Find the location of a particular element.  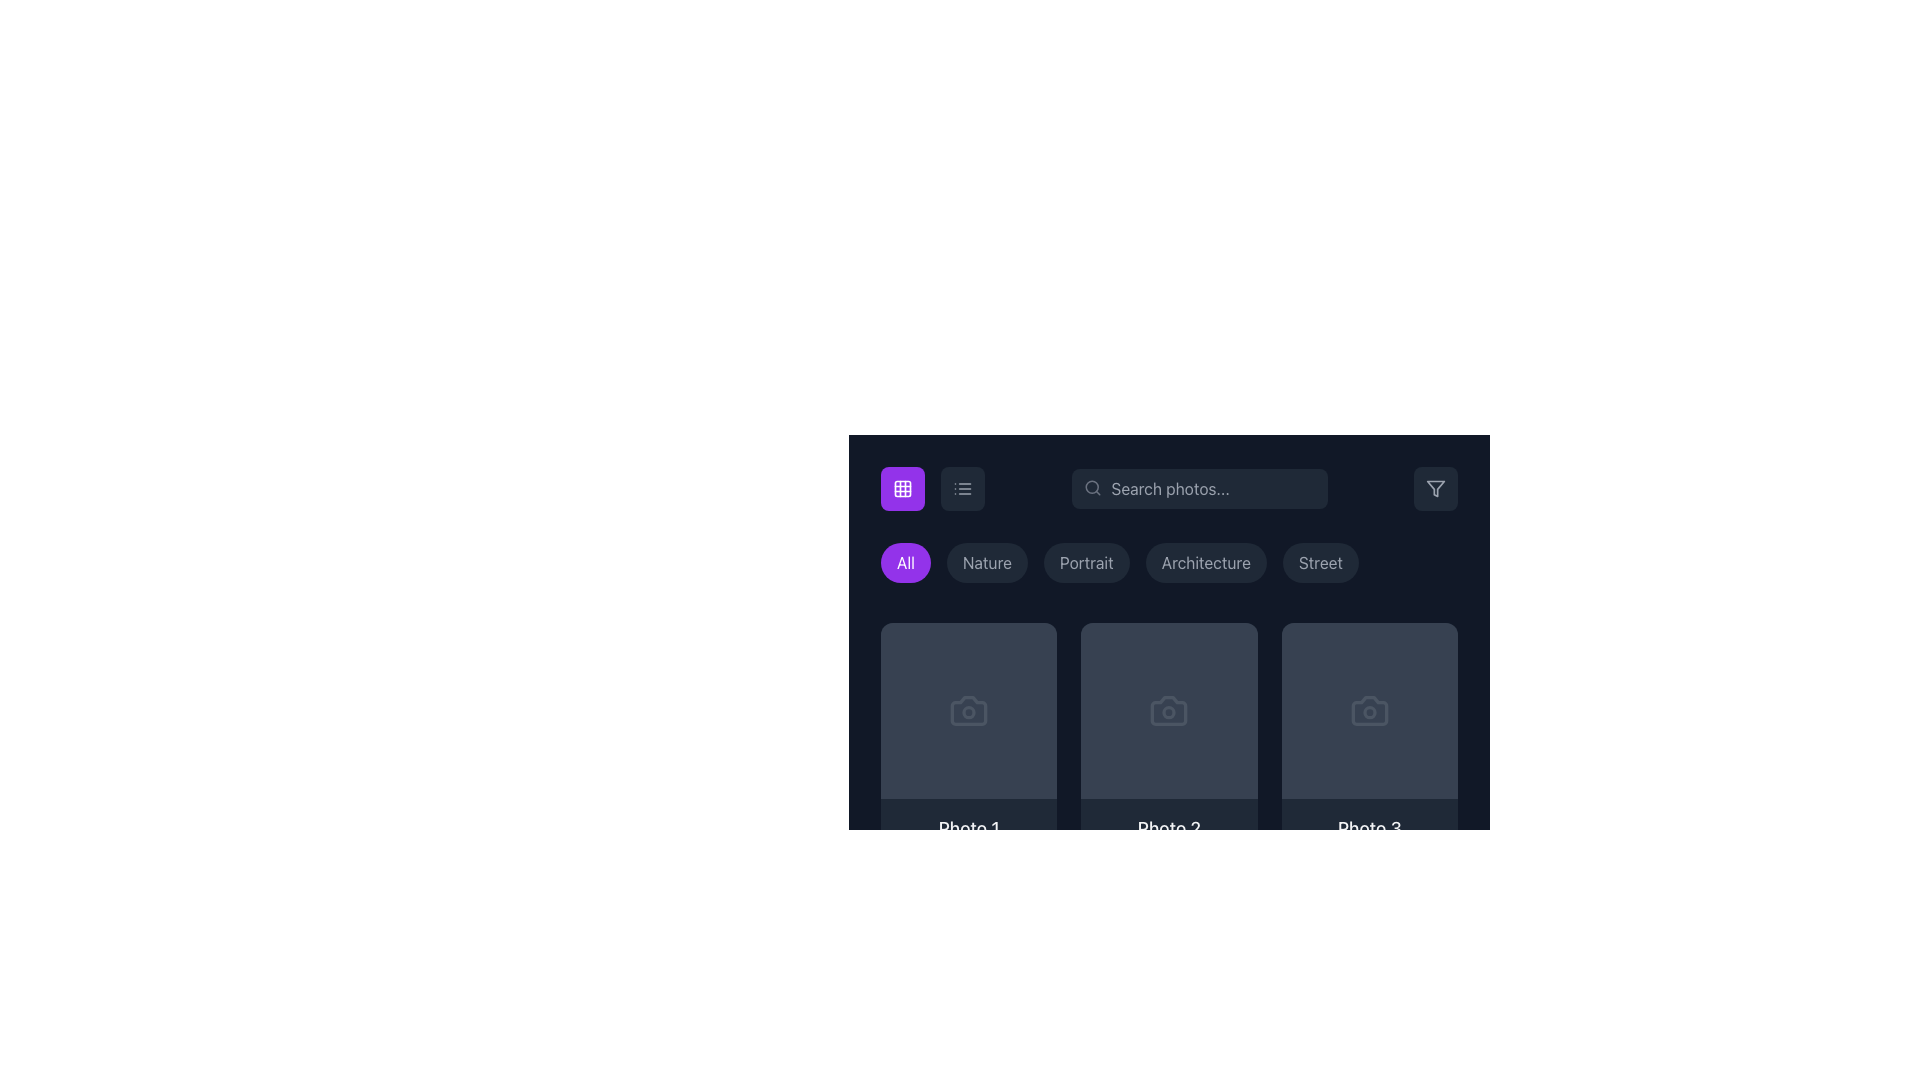

the interactive button for the second photo card in the gallery is located at coordinates (1116, 710).